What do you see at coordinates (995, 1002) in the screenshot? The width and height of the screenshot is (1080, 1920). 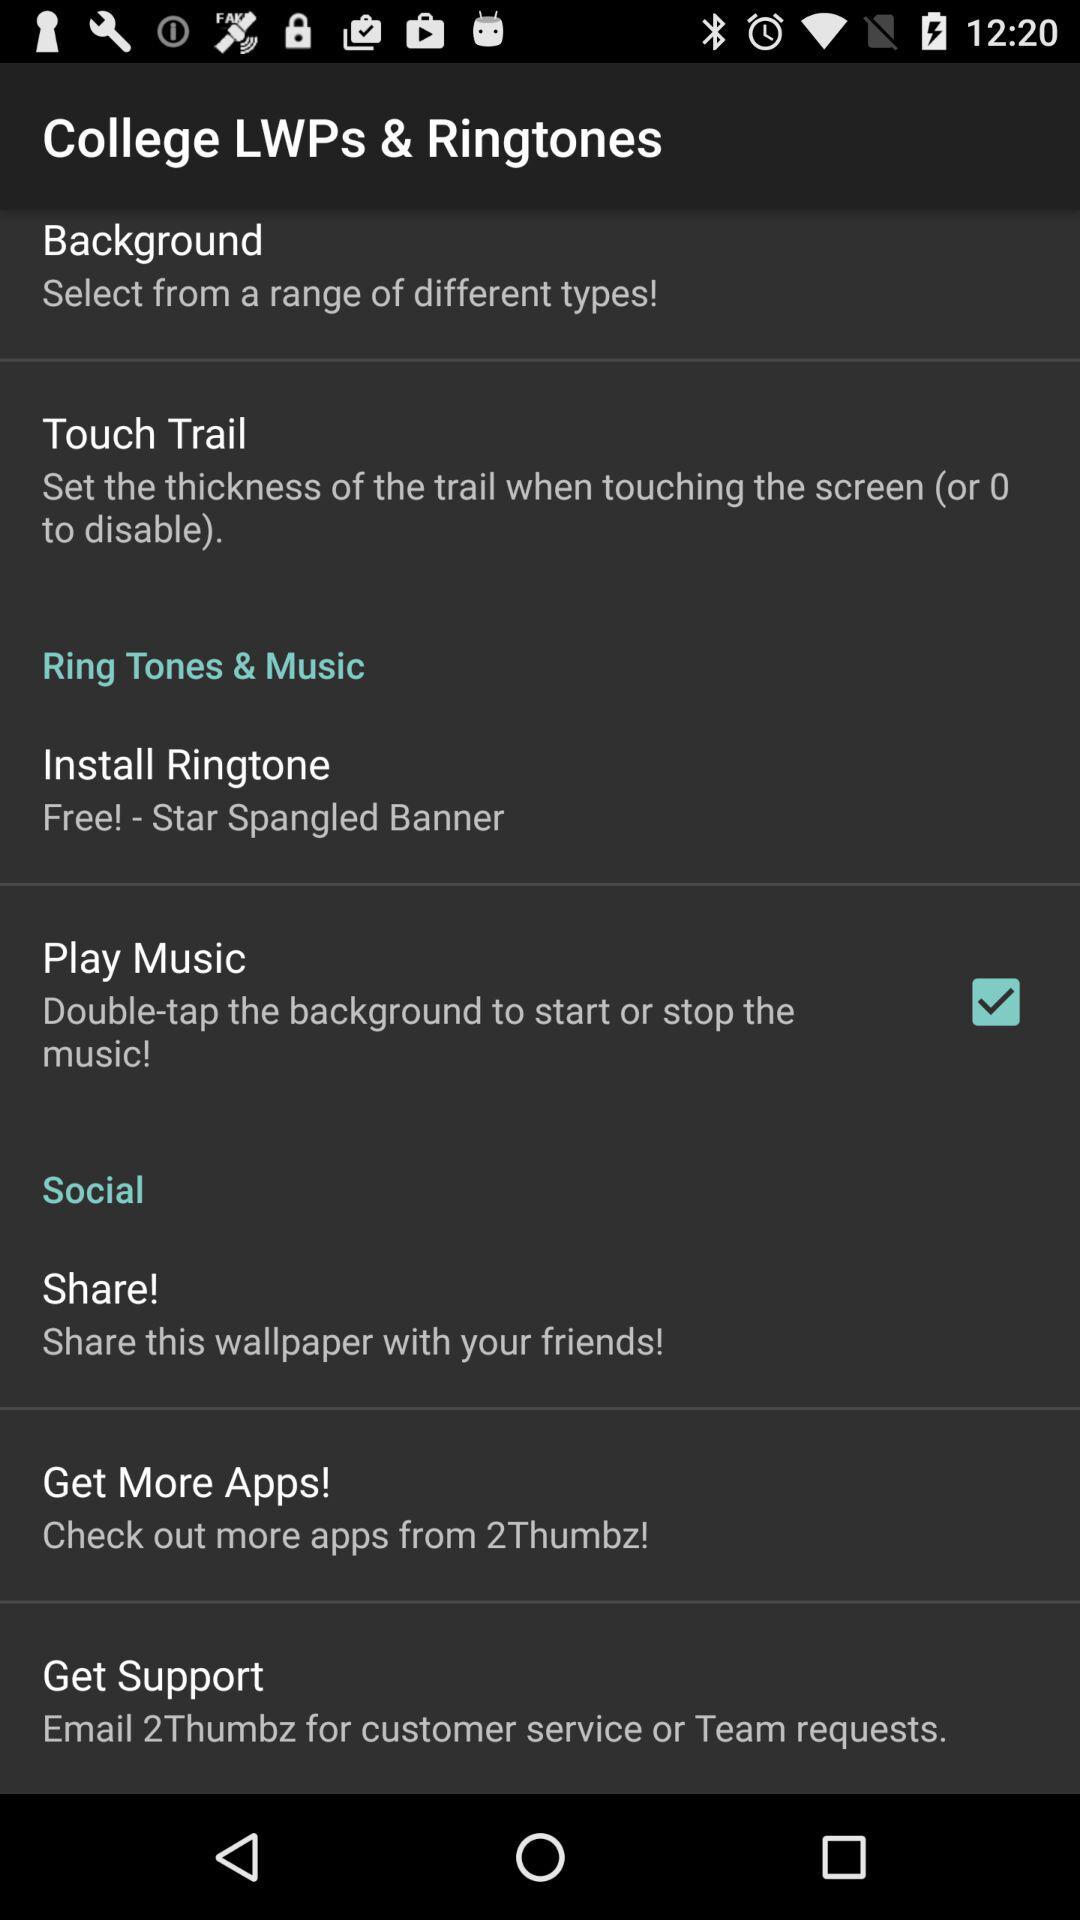 I see `icon above the social item` at bounding box center [995, 1002].